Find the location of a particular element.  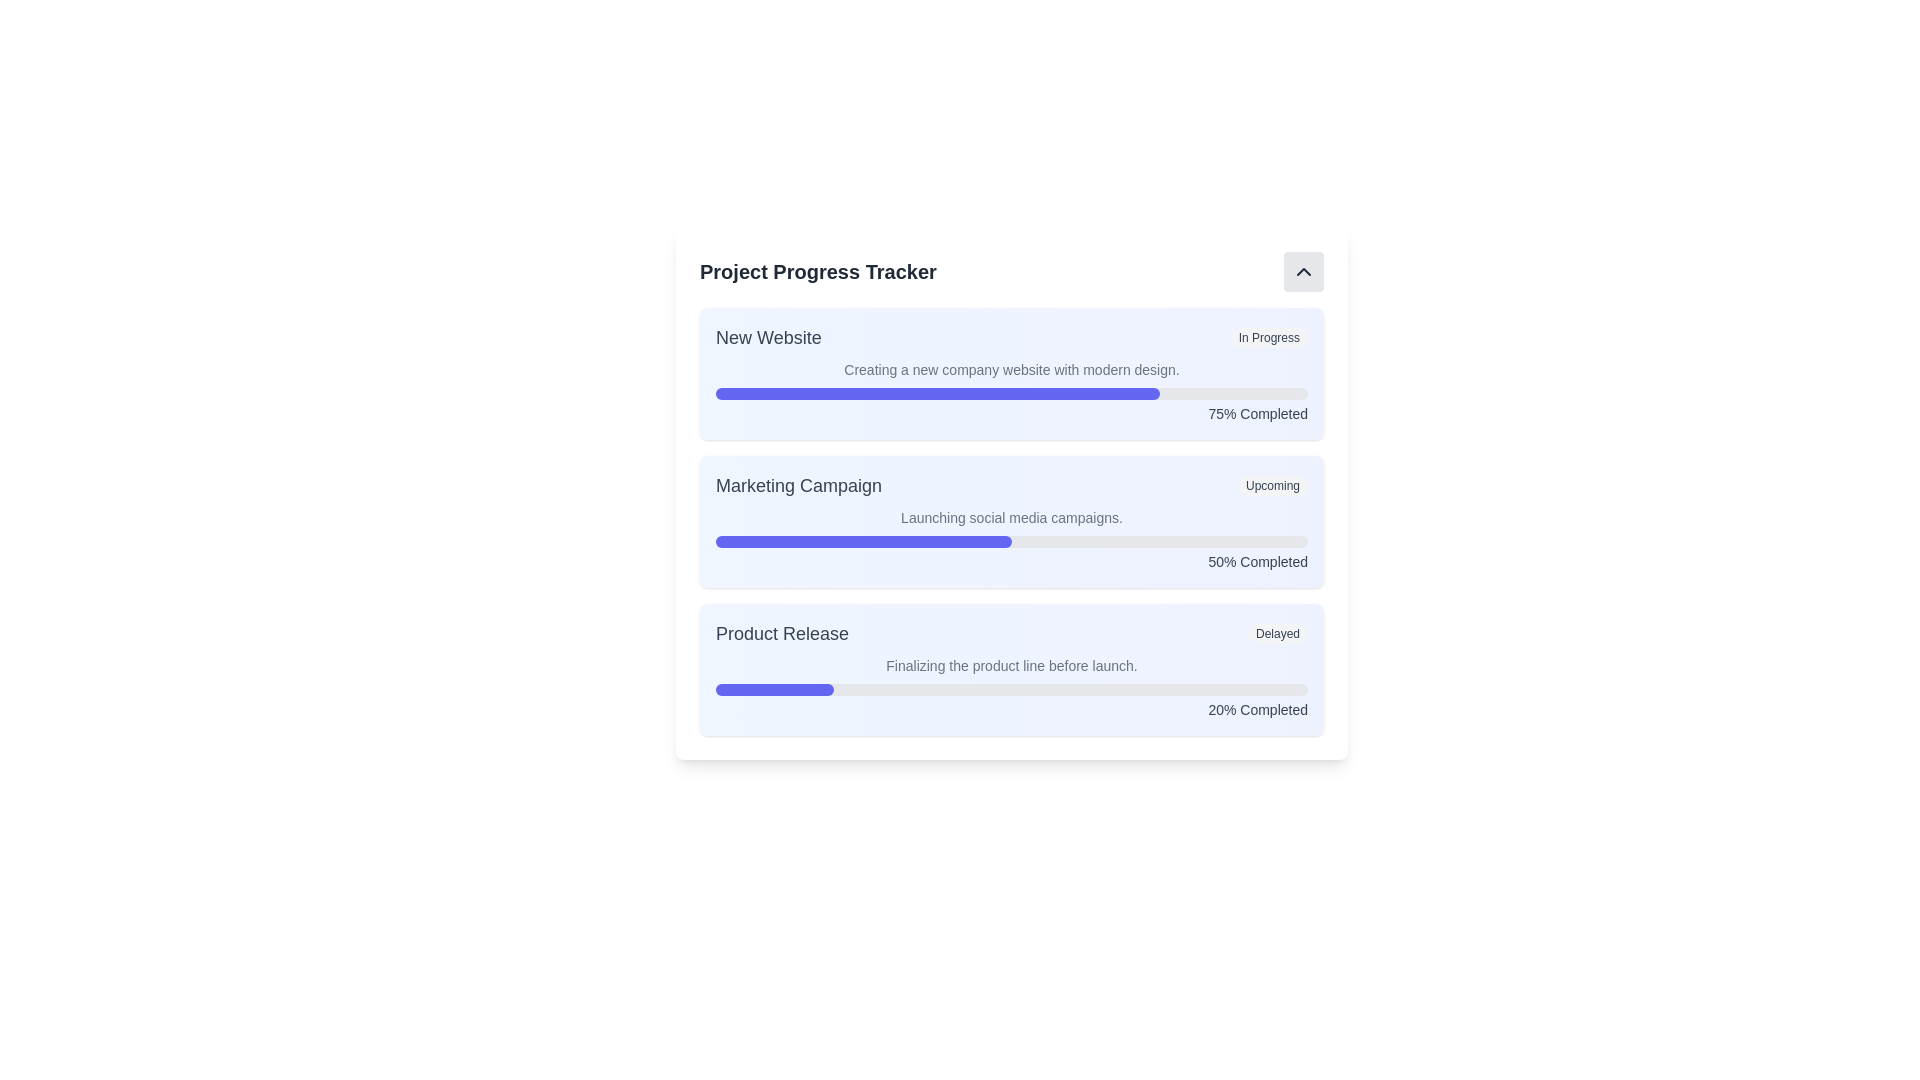

the indigo-blue progress bar indicating completion within the 'New Website' task progress card, located beneath the task title and description, and above the '75% Completed' text is located at coordinates (936, 393).